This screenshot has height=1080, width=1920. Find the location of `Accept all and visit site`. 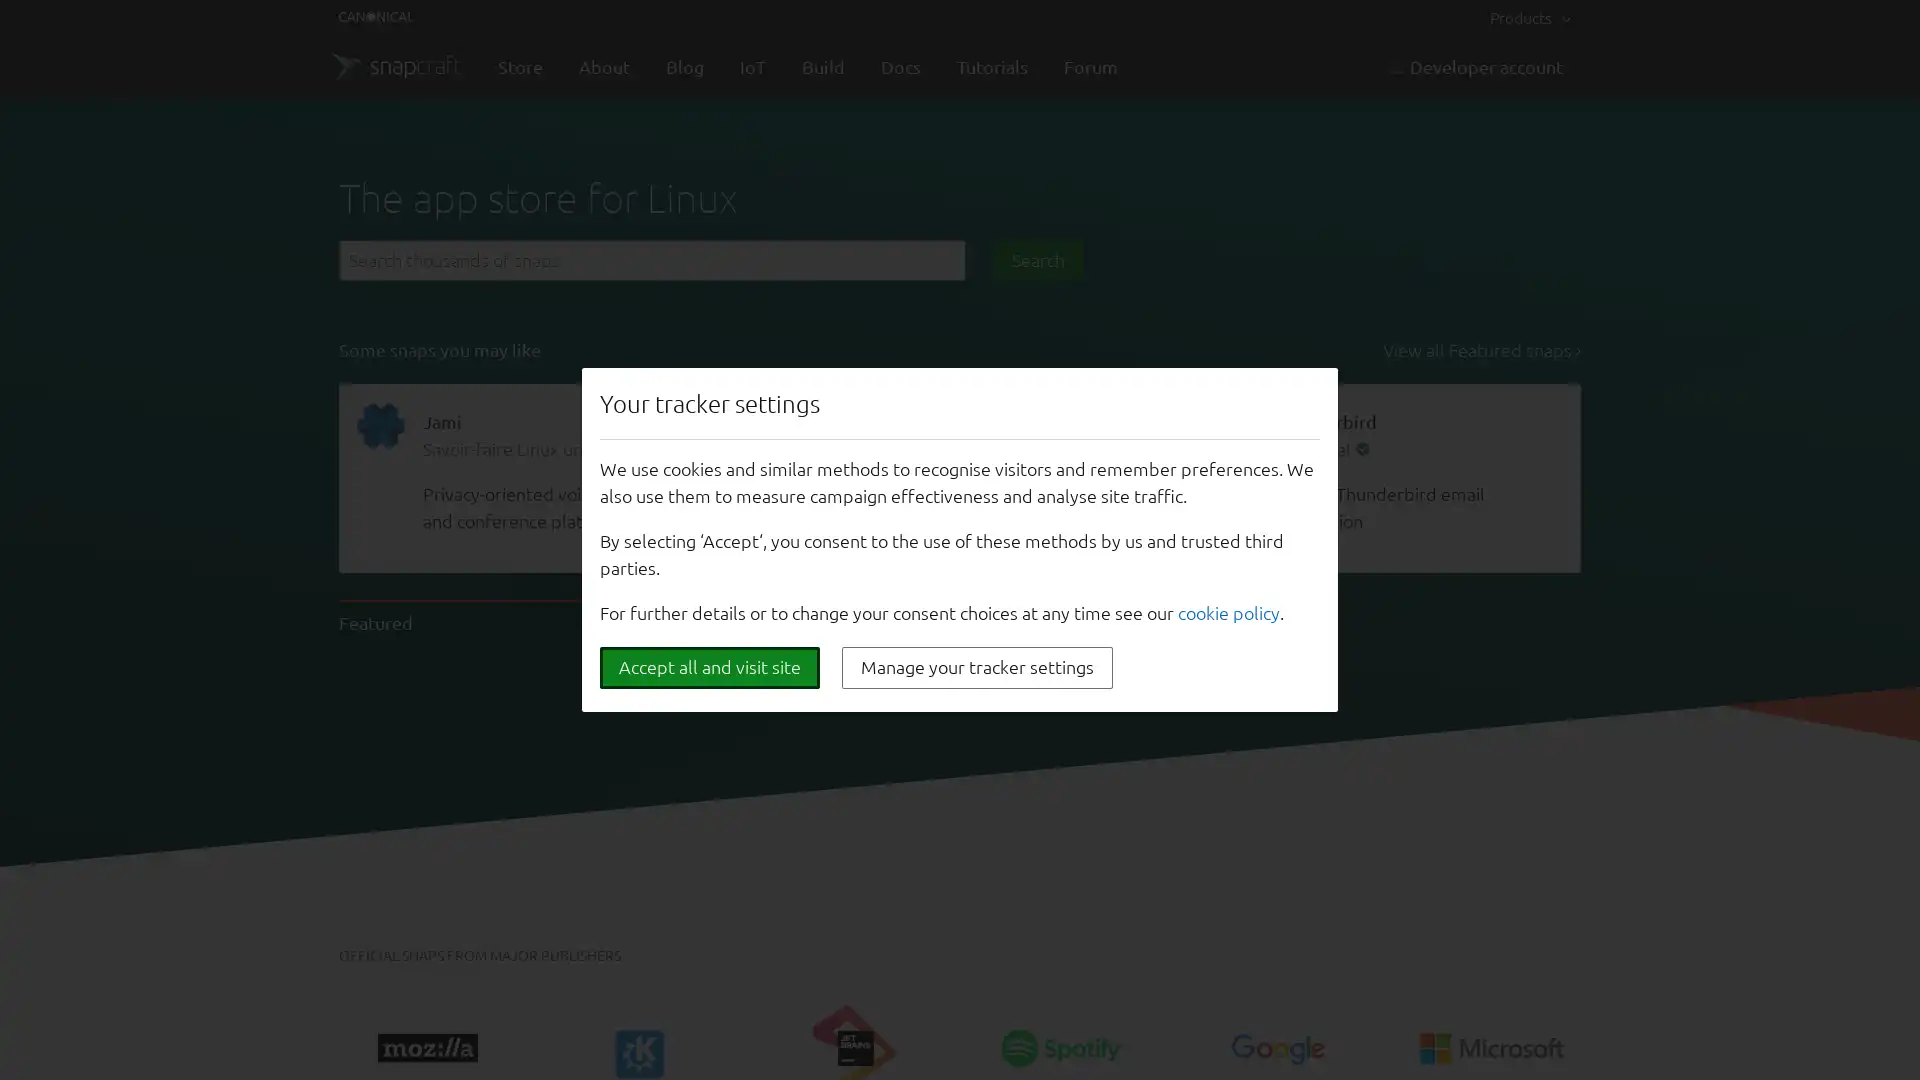

Accept all and visit site is located at coordinates (710, 667).